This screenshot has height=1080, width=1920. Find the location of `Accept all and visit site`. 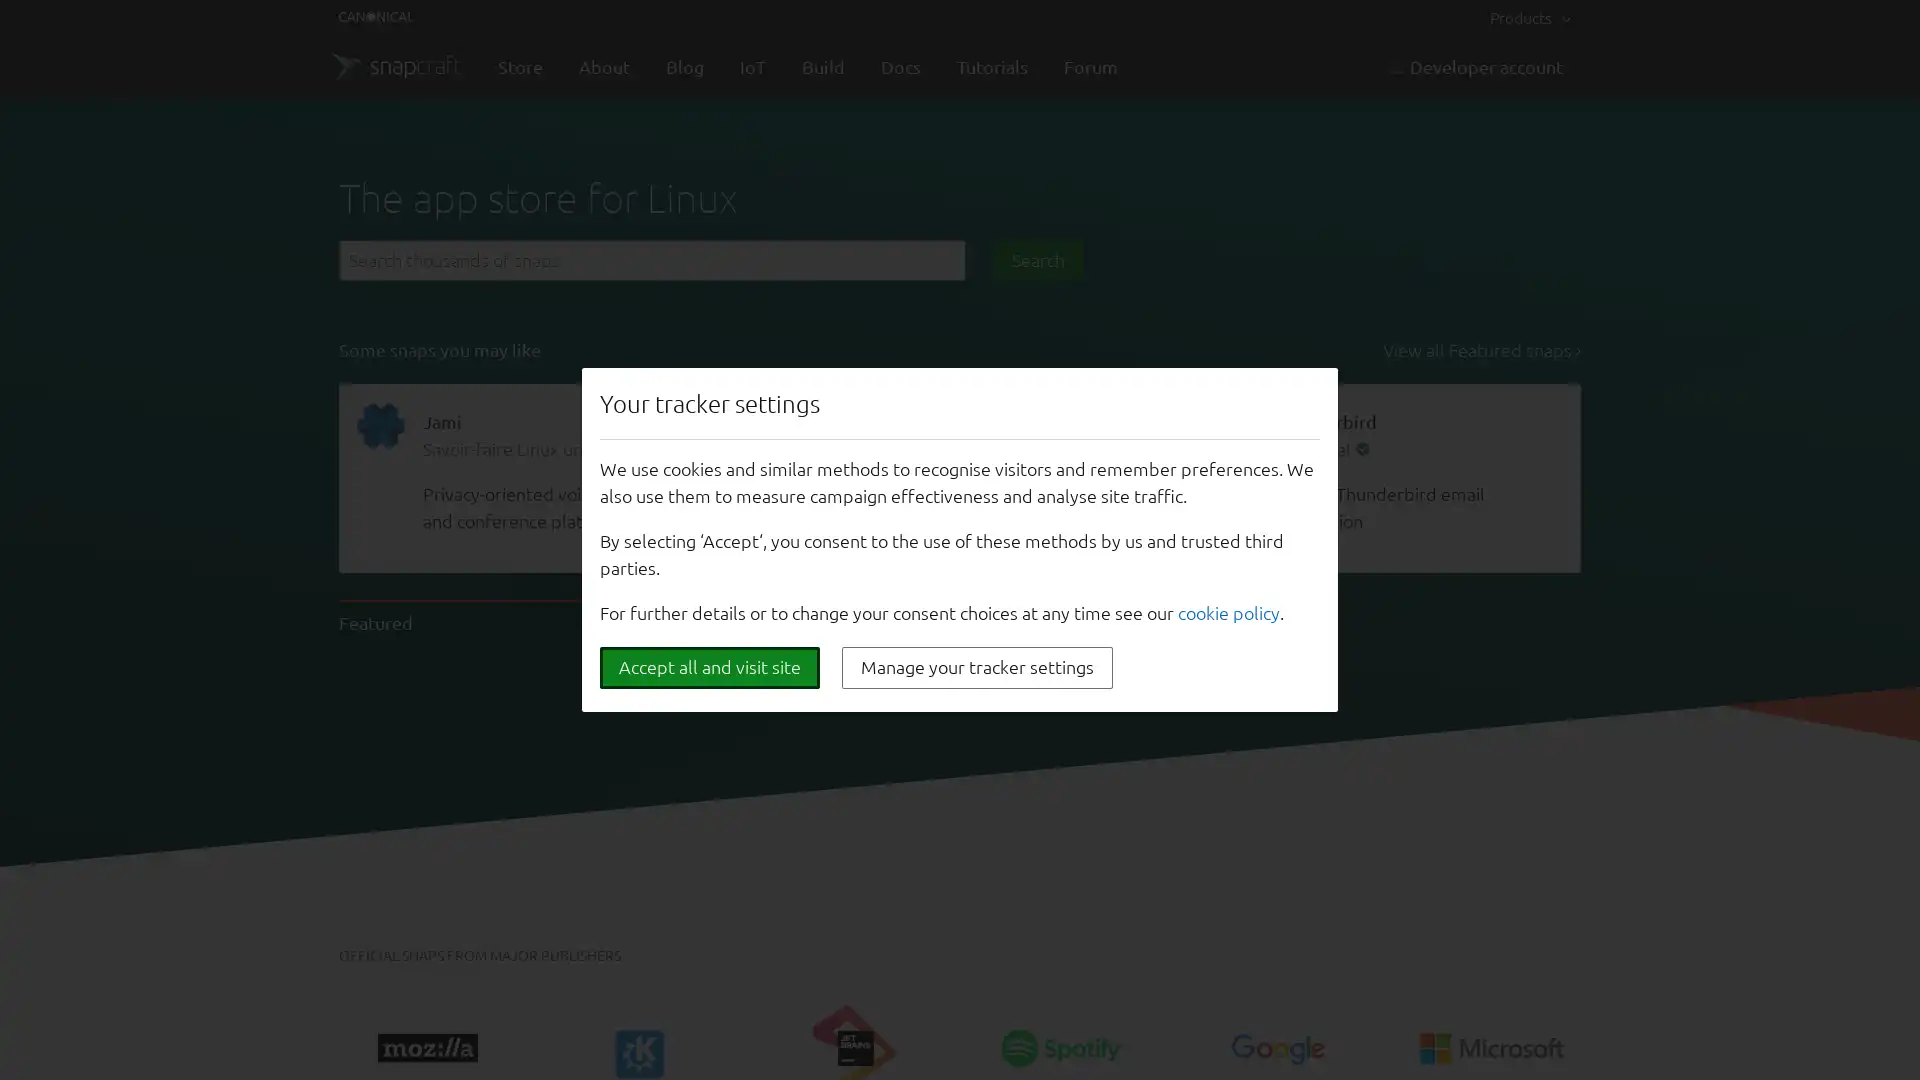

Accept all and visit site is located at coordinates (710, 667).